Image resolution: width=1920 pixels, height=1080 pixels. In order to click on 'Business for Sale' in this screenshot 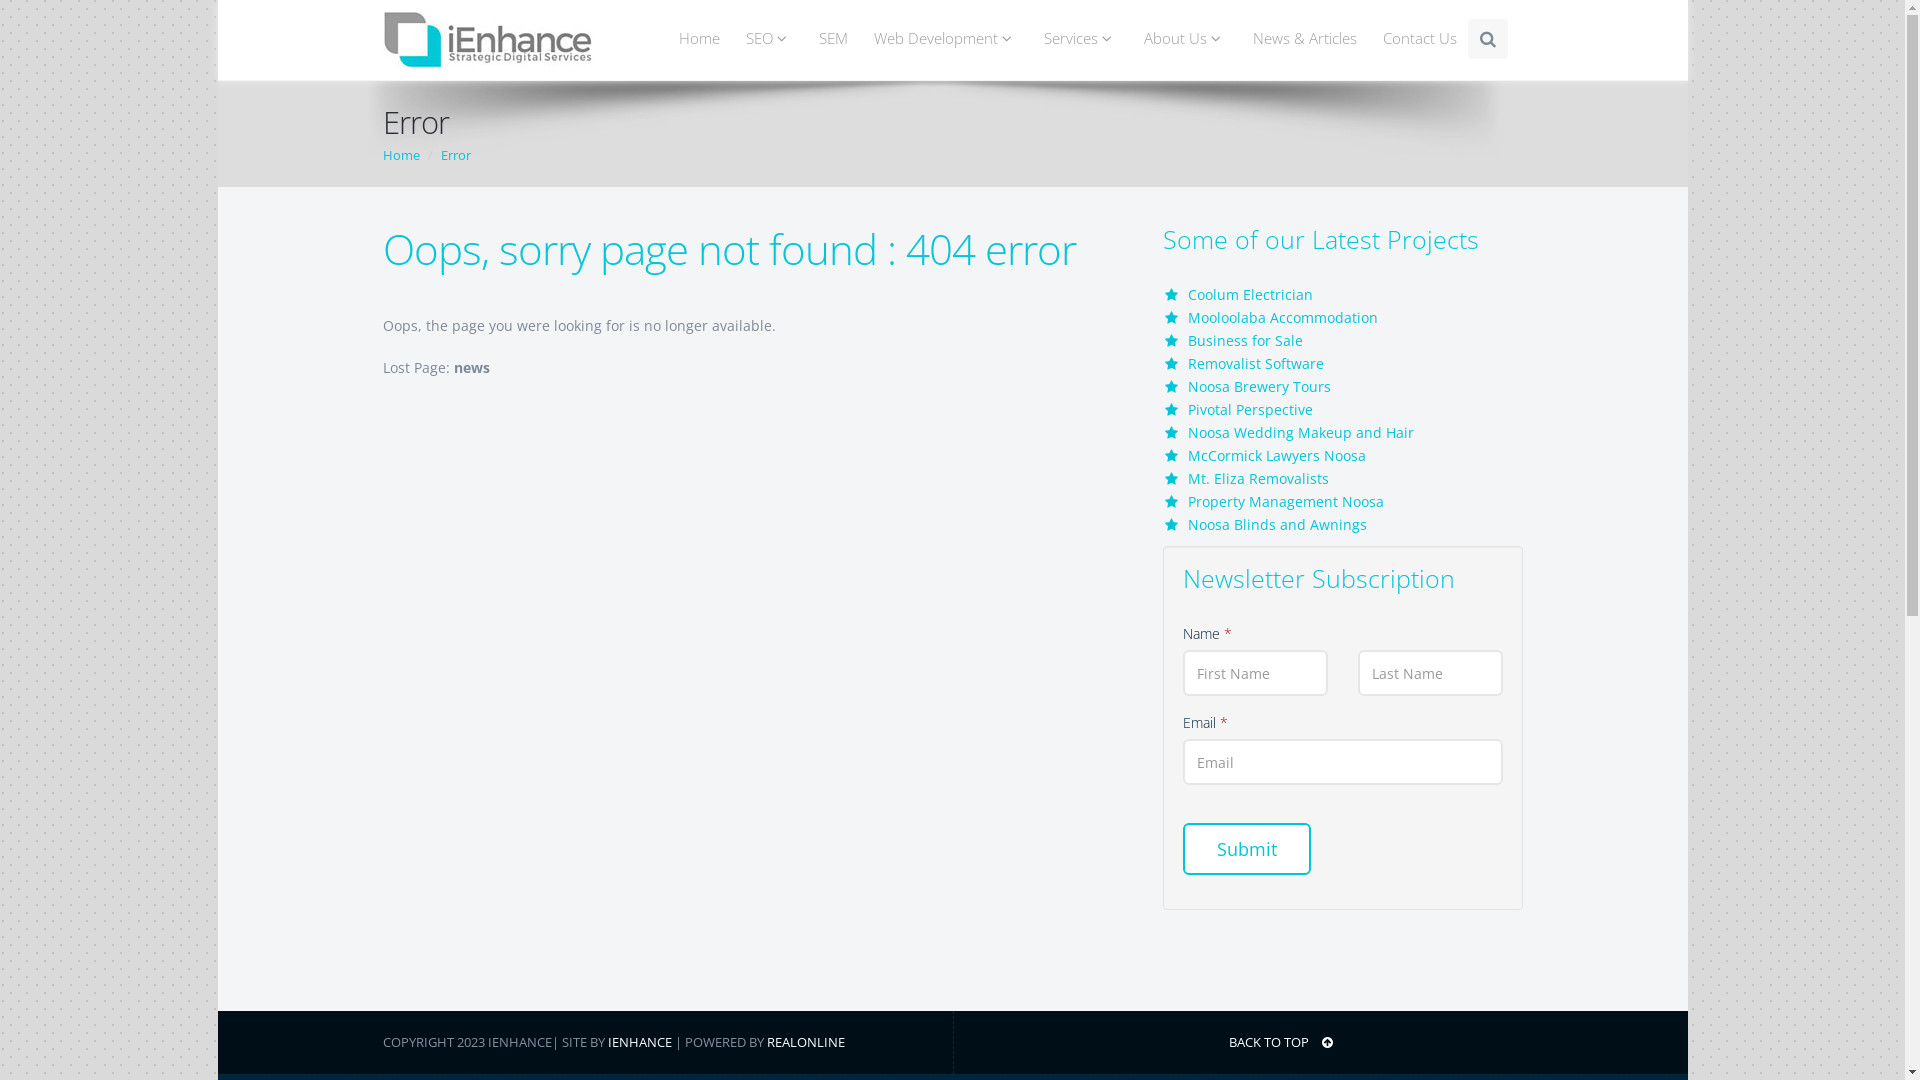, I will do `click(1188, 339)`.